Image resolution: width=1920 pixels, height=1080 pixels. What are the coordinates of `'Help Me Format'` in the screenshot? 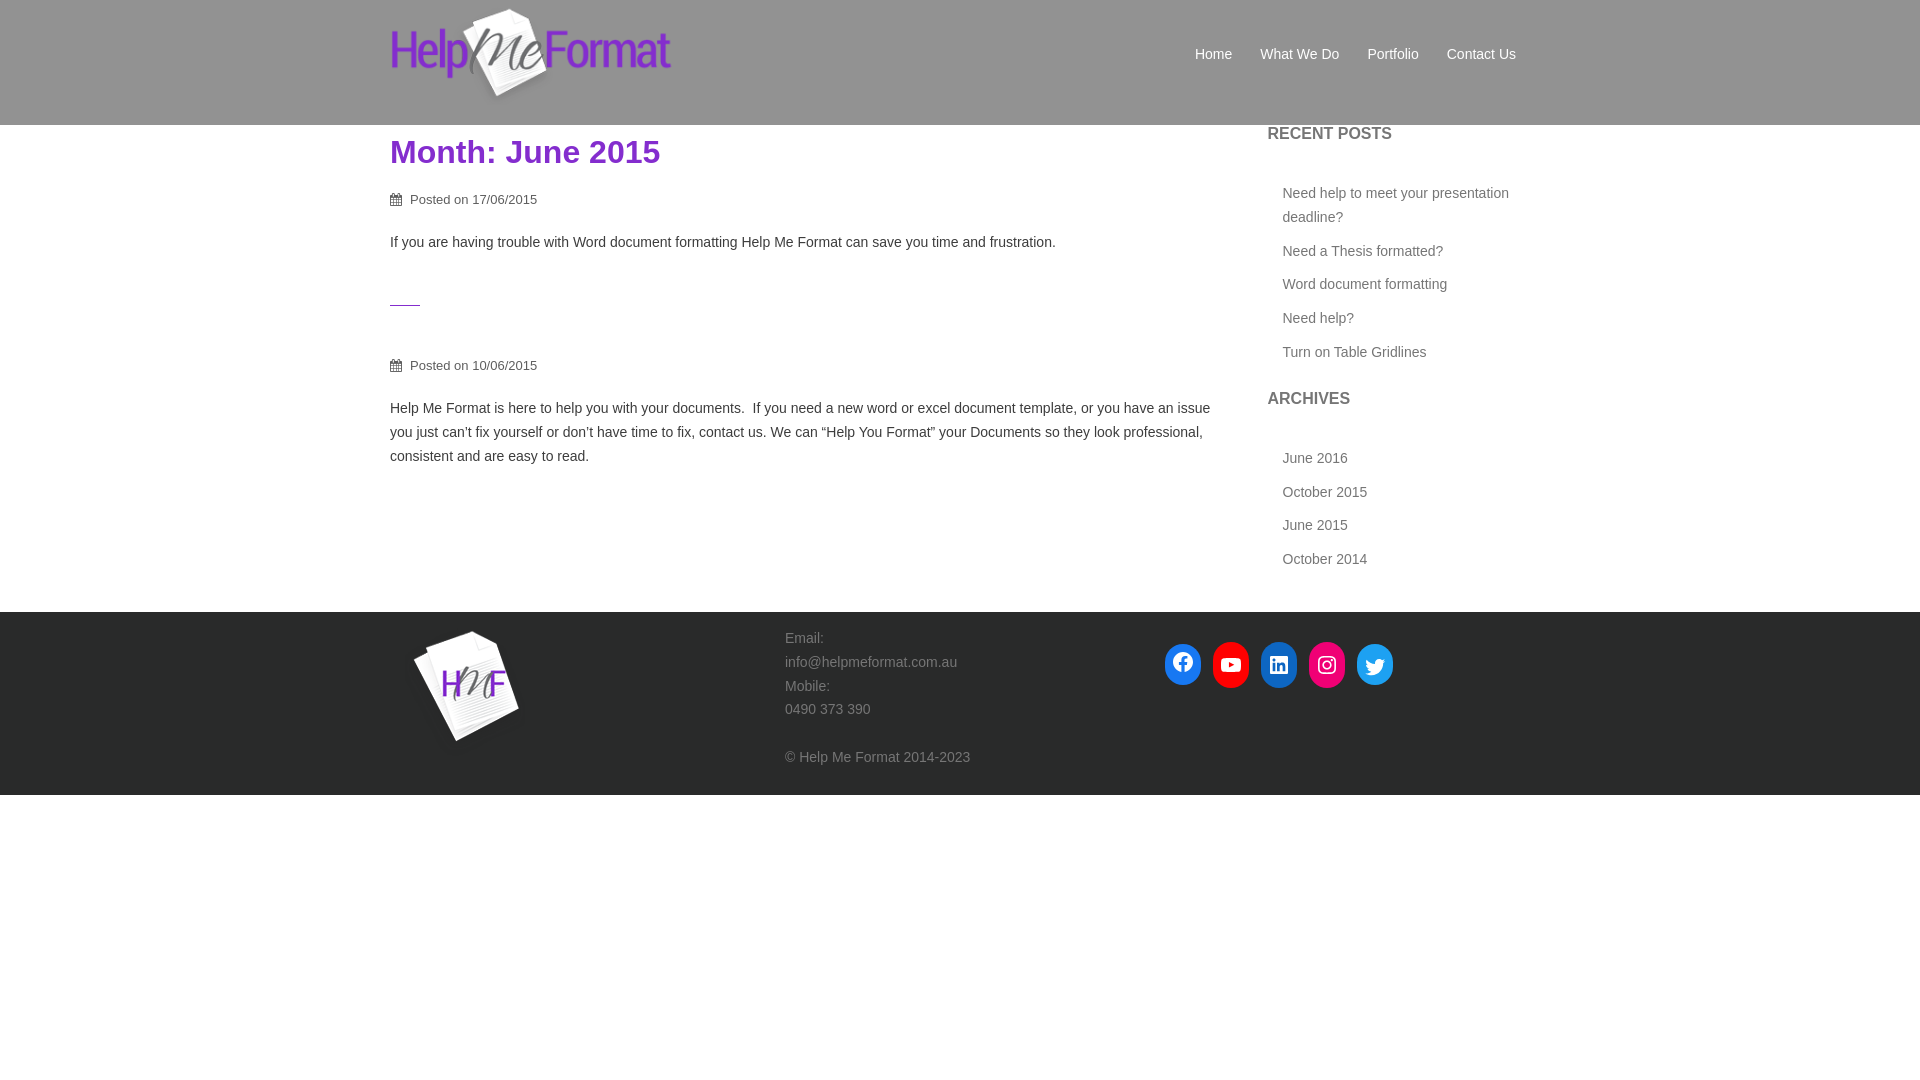 It's located at (532, 53).